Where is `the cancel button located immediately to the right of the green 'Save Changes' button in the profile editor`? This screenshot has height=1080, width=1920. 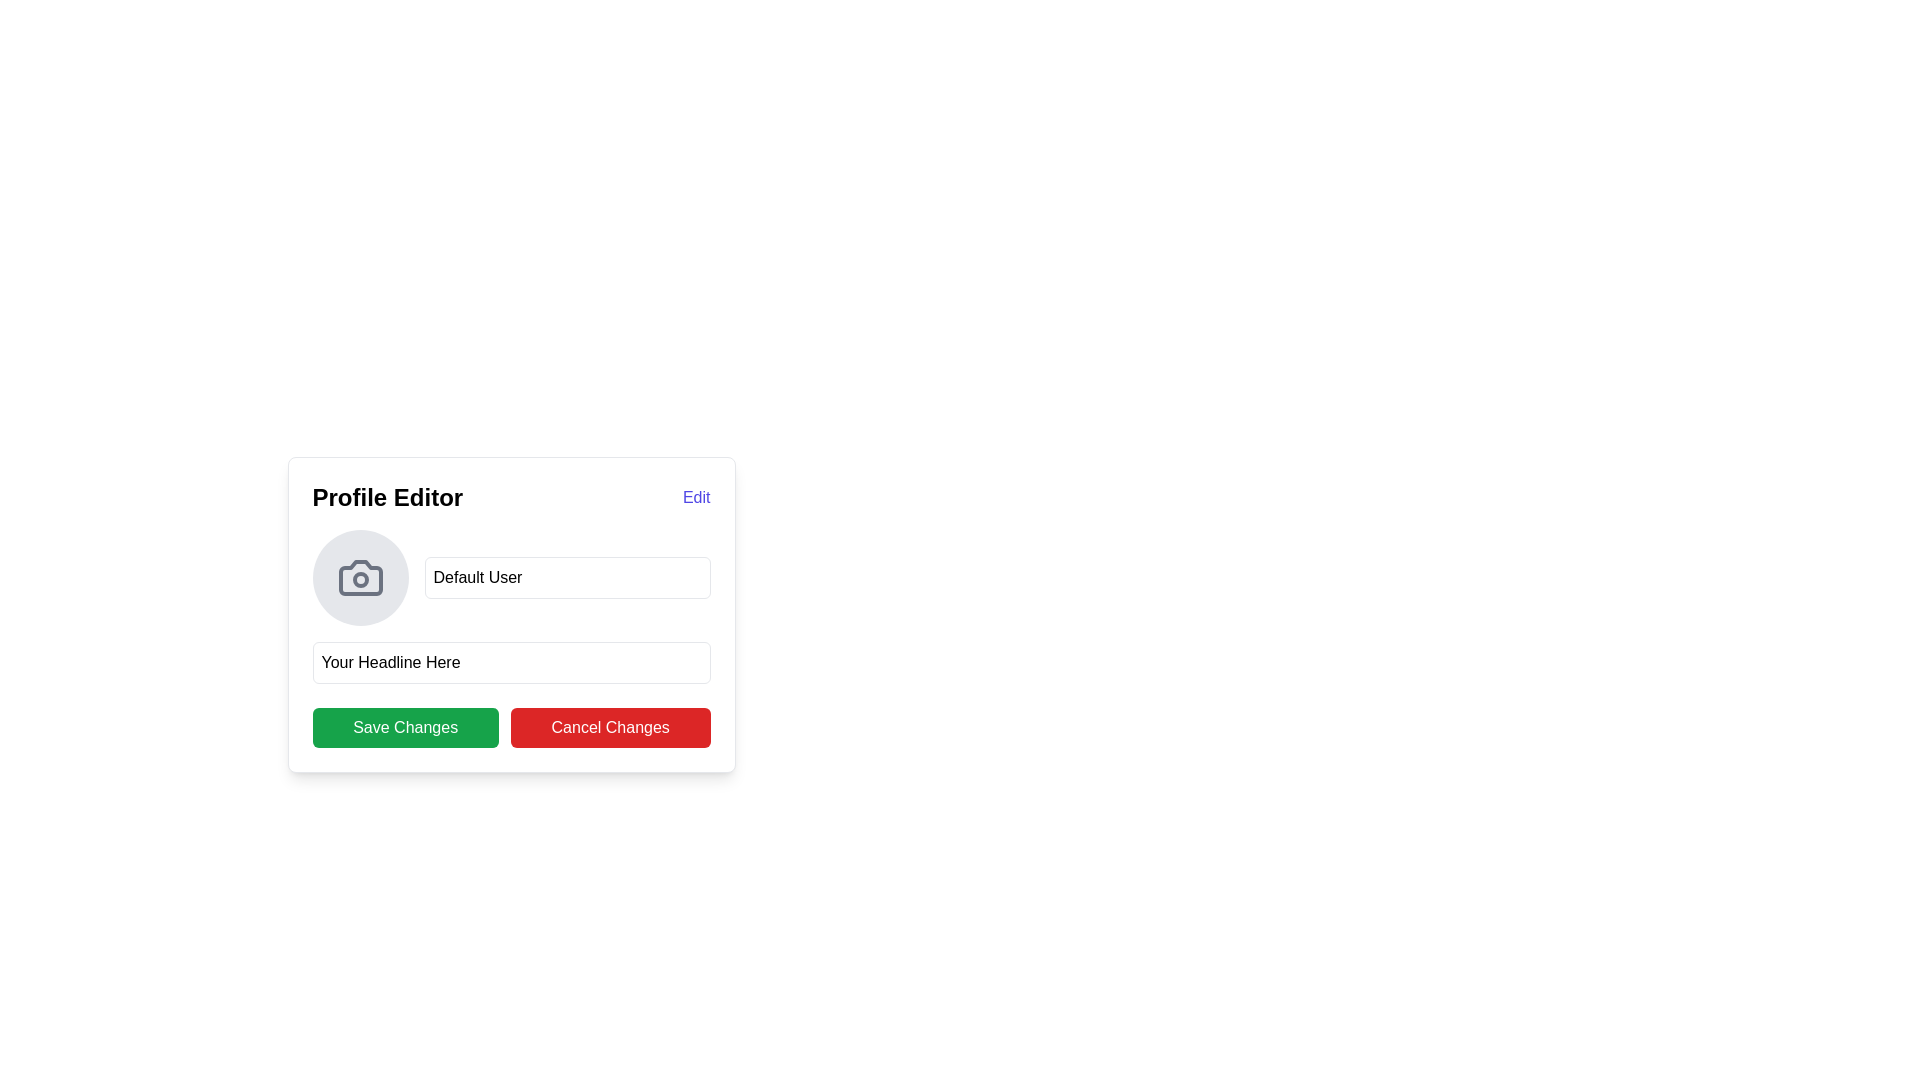
the cancel button located immediately to the right of the green 'Save Changes' button in the profile editor is located at coordinates (609, 728).